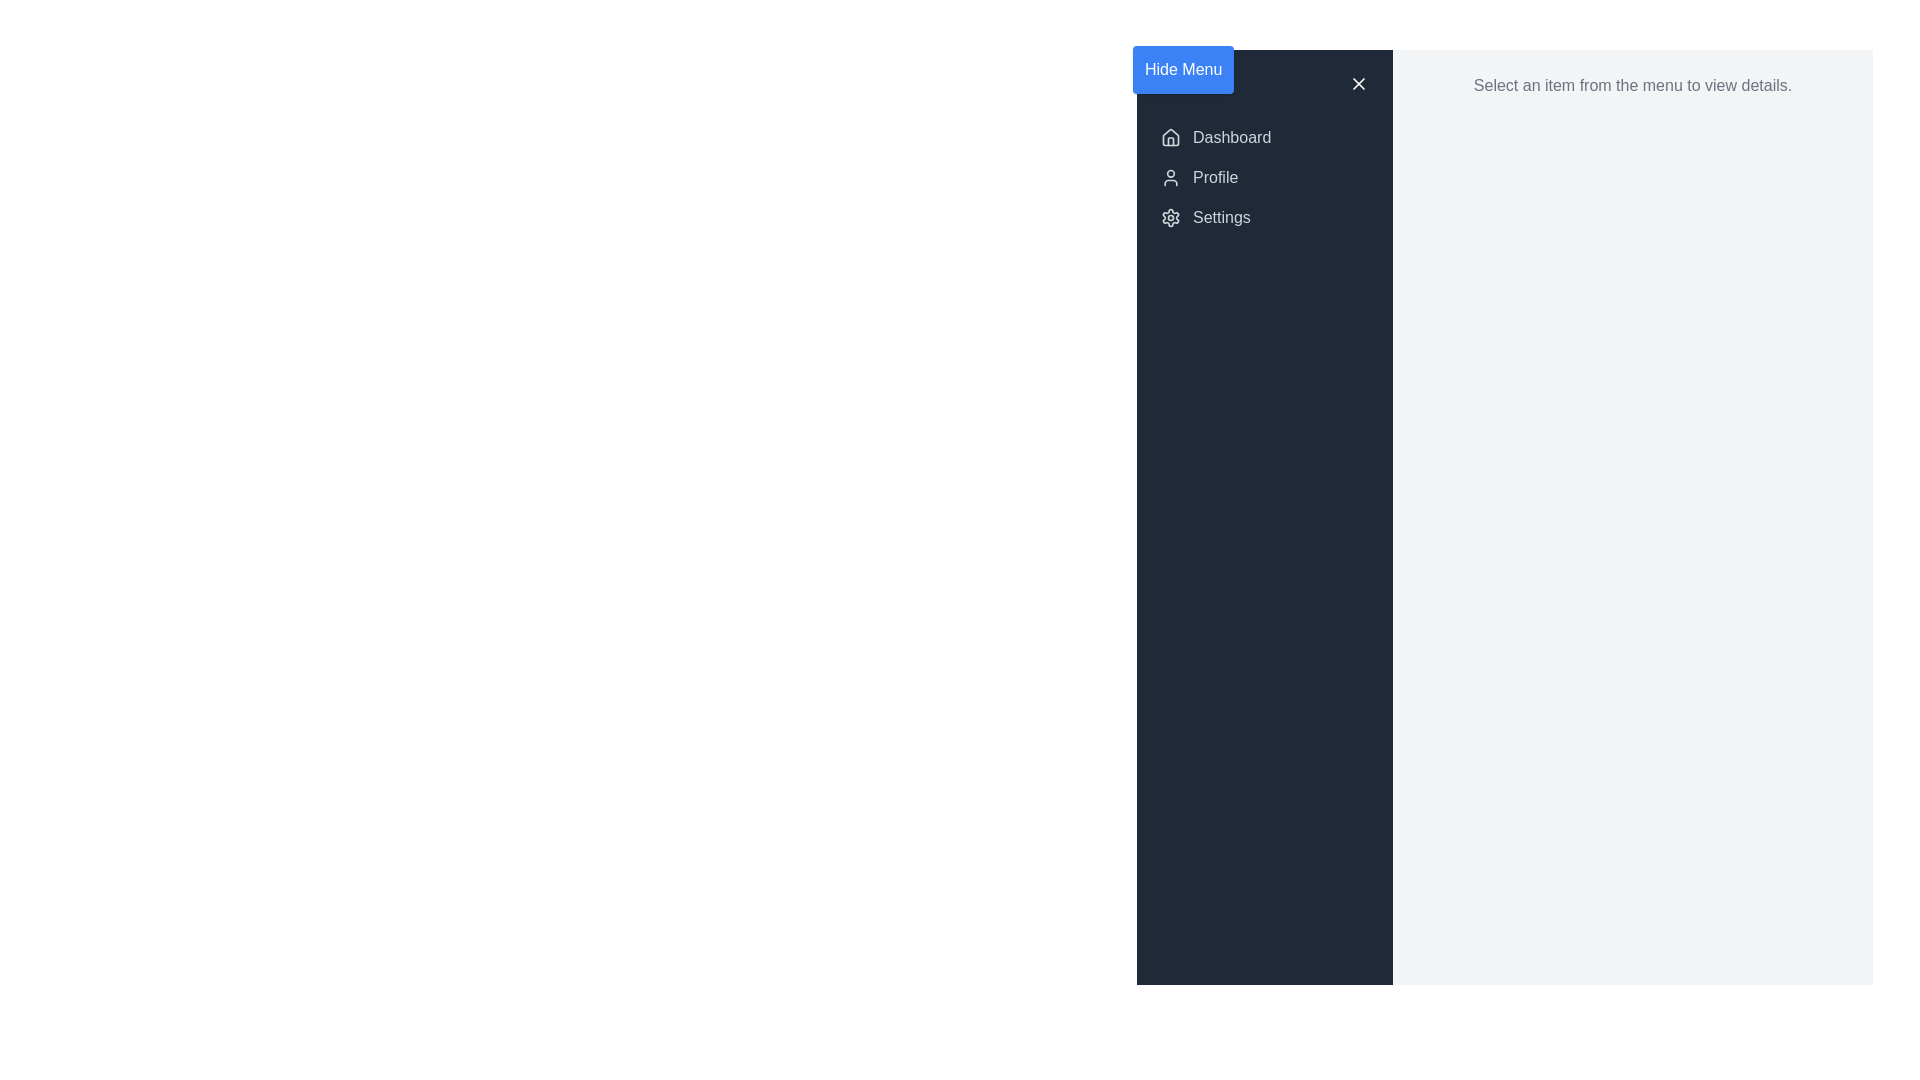 The image size is (1920, 1080). I want to click on the 'Dashboard' menu item associated with the house icon in the navigation menu on the left-hand side of the interface, so click(1171, 137).